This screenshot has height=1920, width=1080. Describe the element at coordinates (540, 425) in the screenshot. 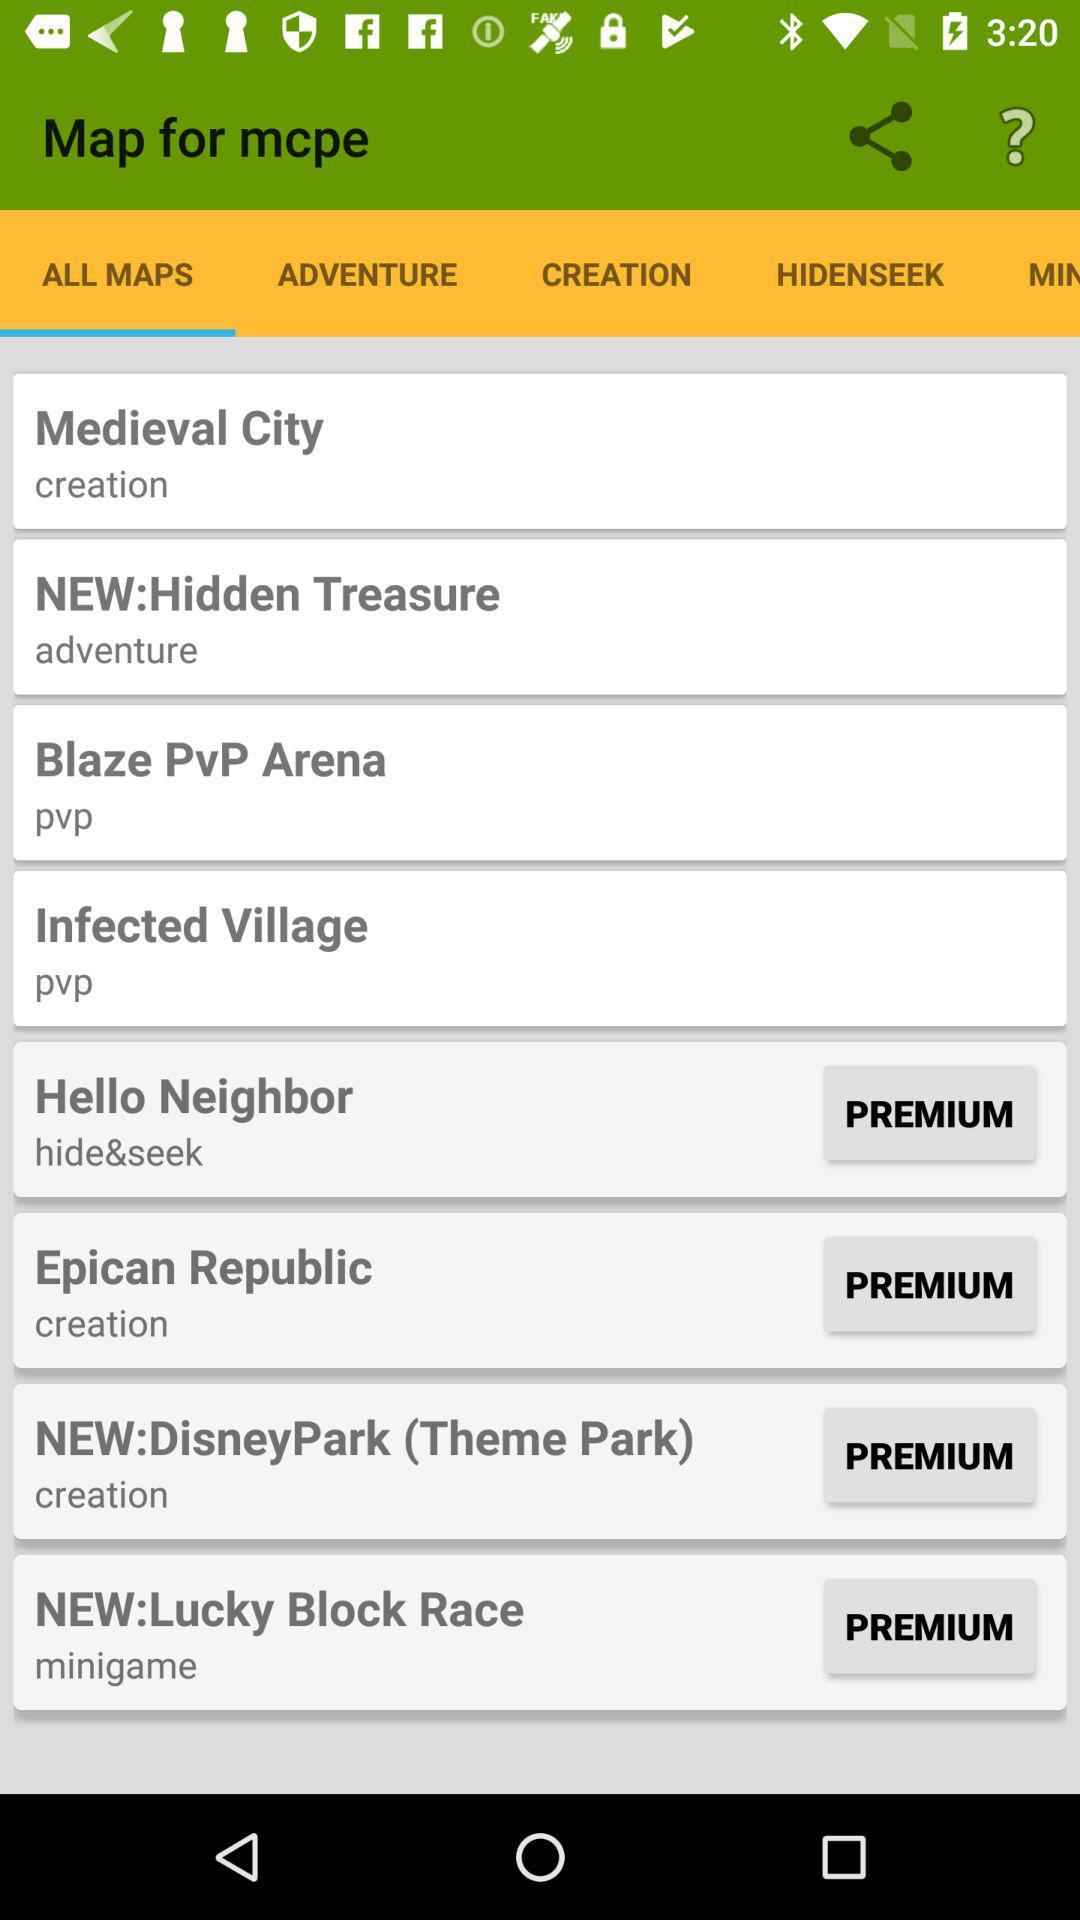

I see `the item below all maps item` at that location.